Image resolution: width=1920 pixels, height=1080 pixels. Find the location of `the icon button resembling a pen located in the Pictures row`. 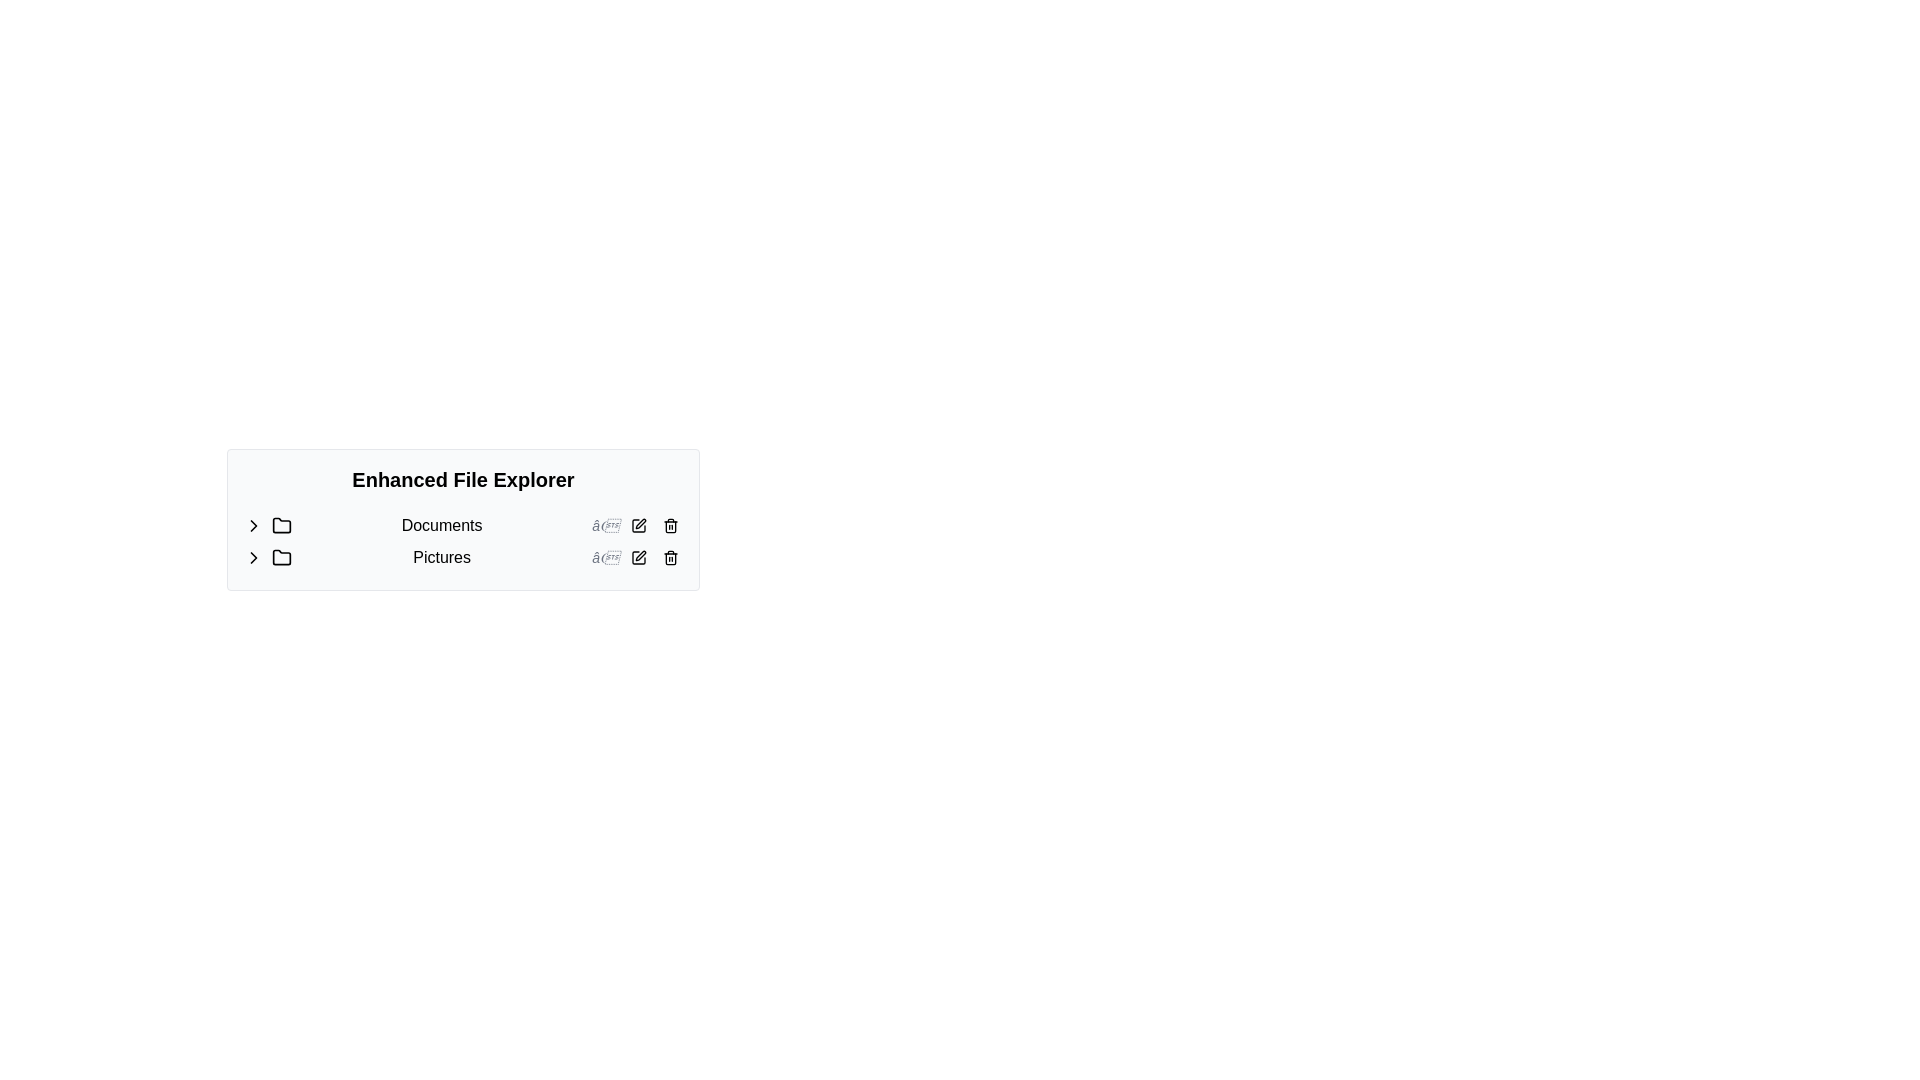

the icon button resembling a pen located in the Pictures row is located at coordinates (637, 558).